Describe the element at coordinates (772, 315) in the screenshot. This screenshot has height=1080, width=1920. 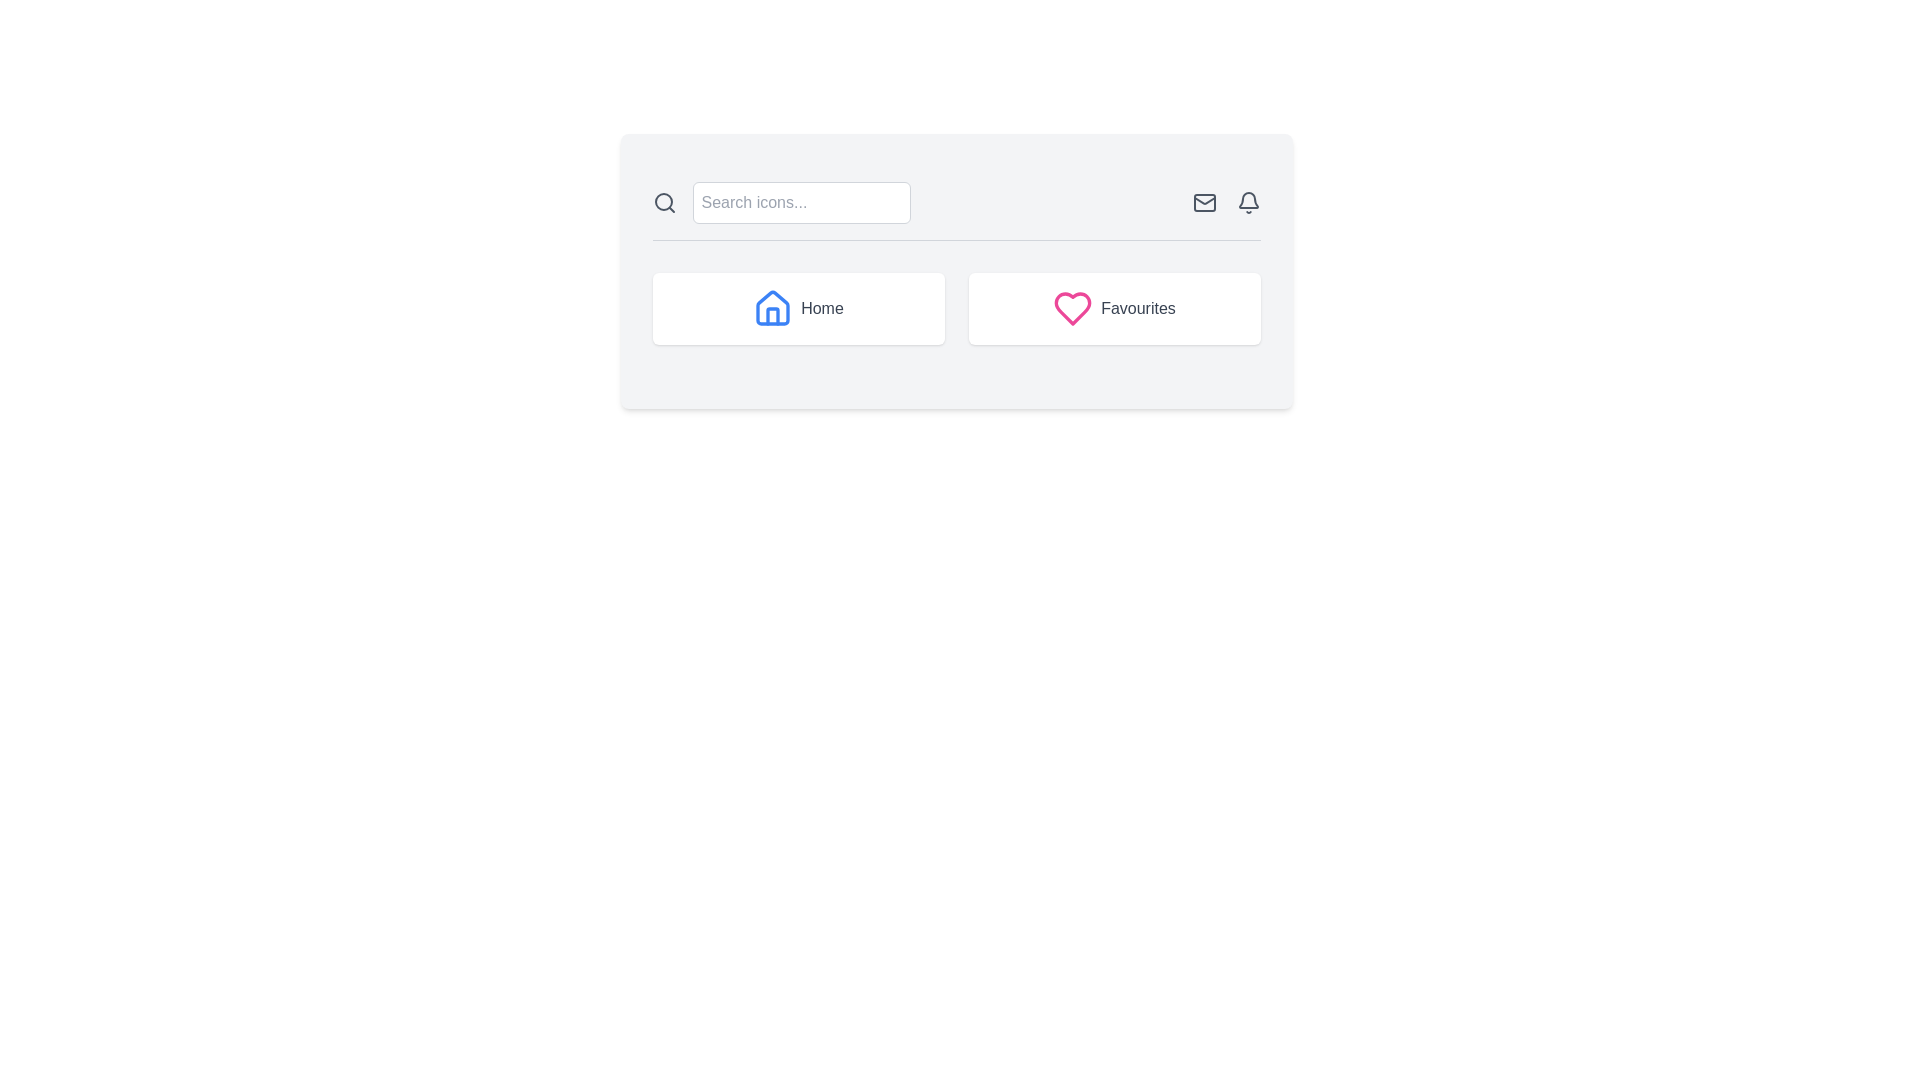
I see `the door of the house icon within the 'Home' button, located at the central, lower portion of the icon` at that location.